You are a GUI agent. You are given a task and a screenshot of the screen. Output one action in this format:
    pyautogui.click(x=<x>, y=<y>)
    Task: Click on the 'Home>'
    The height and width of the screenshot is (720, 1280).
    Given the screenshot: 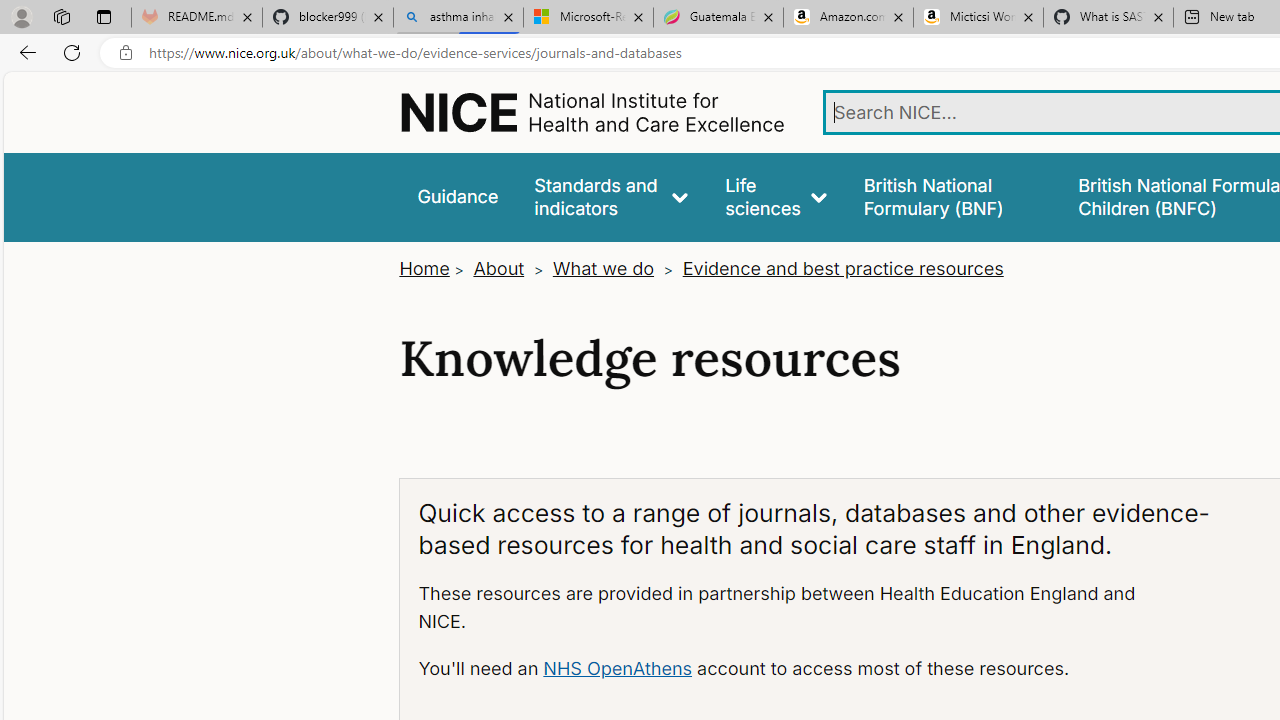 What is the action you would take?
    pyautogui.click(x=432, y=268)
    